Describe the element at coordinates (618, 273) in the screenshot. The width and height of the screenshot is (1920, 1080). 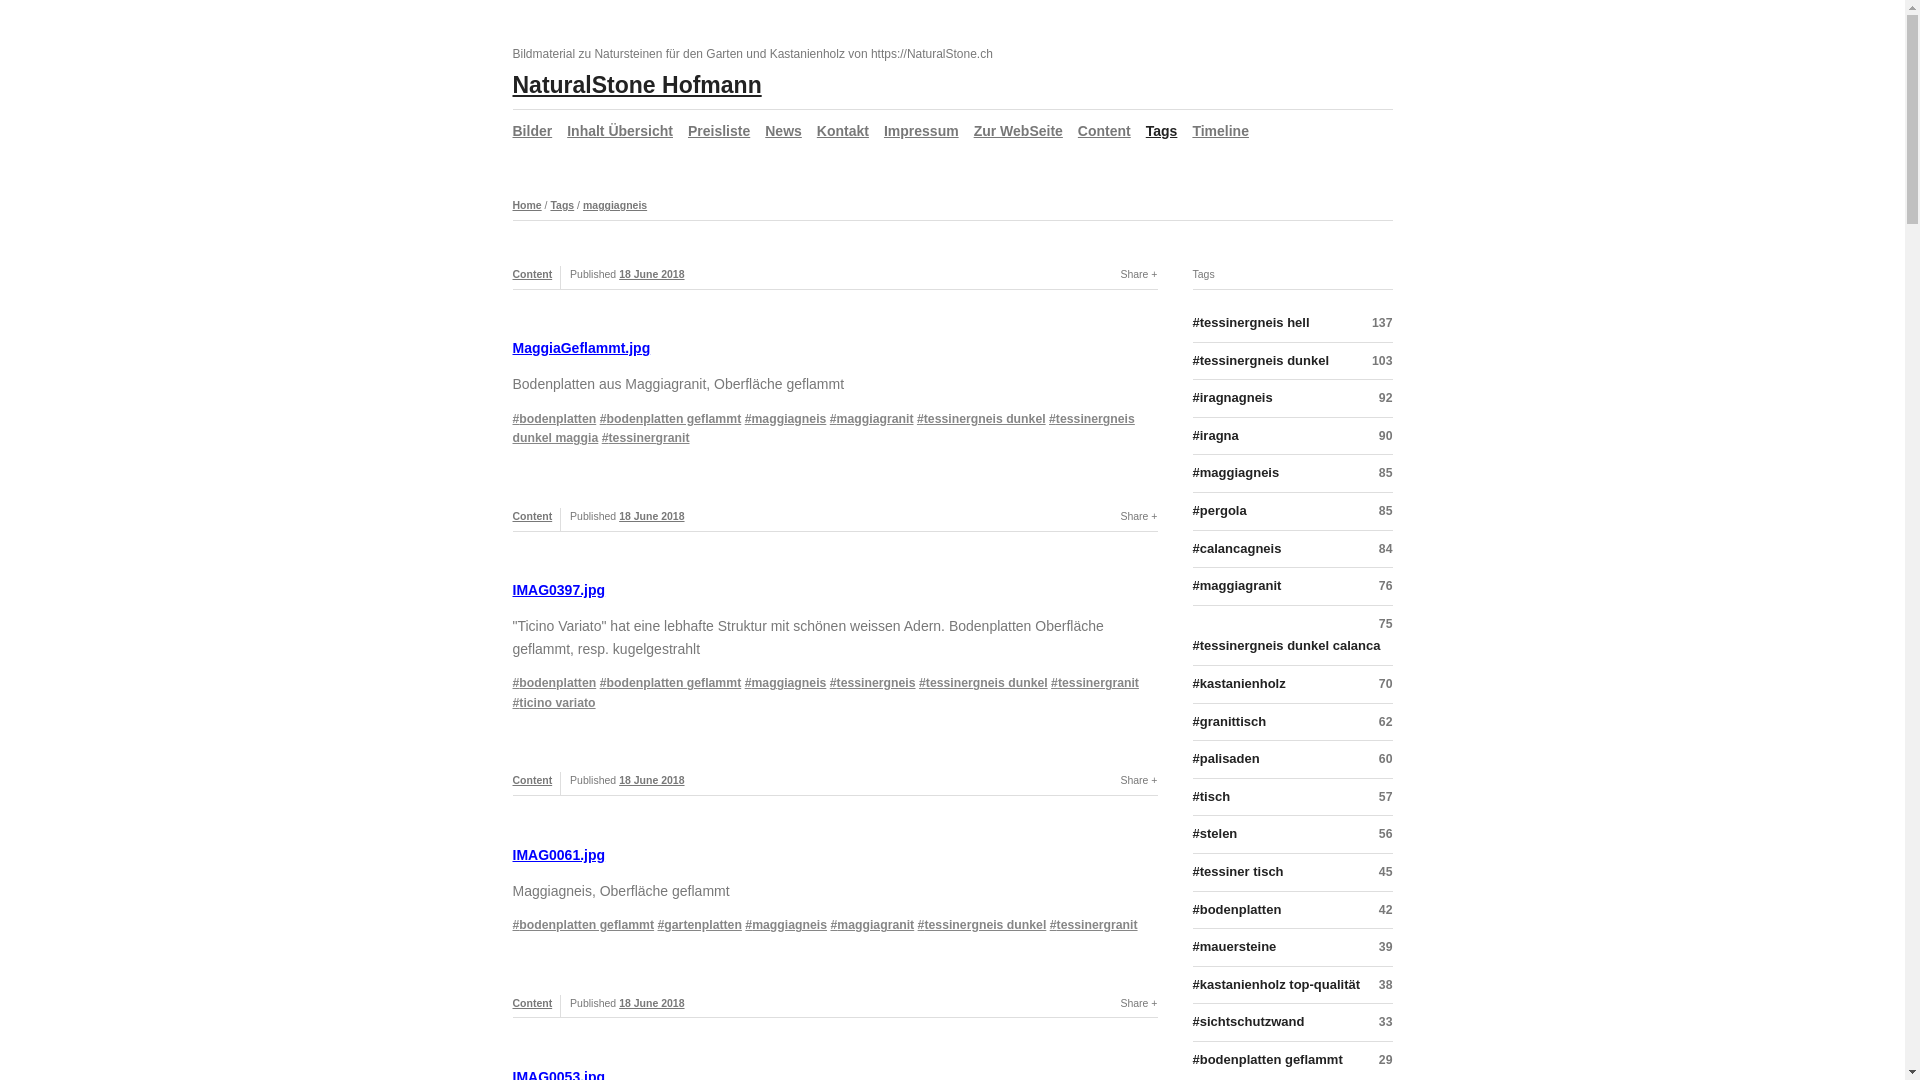
I see `'18 June 2018'` at that location.